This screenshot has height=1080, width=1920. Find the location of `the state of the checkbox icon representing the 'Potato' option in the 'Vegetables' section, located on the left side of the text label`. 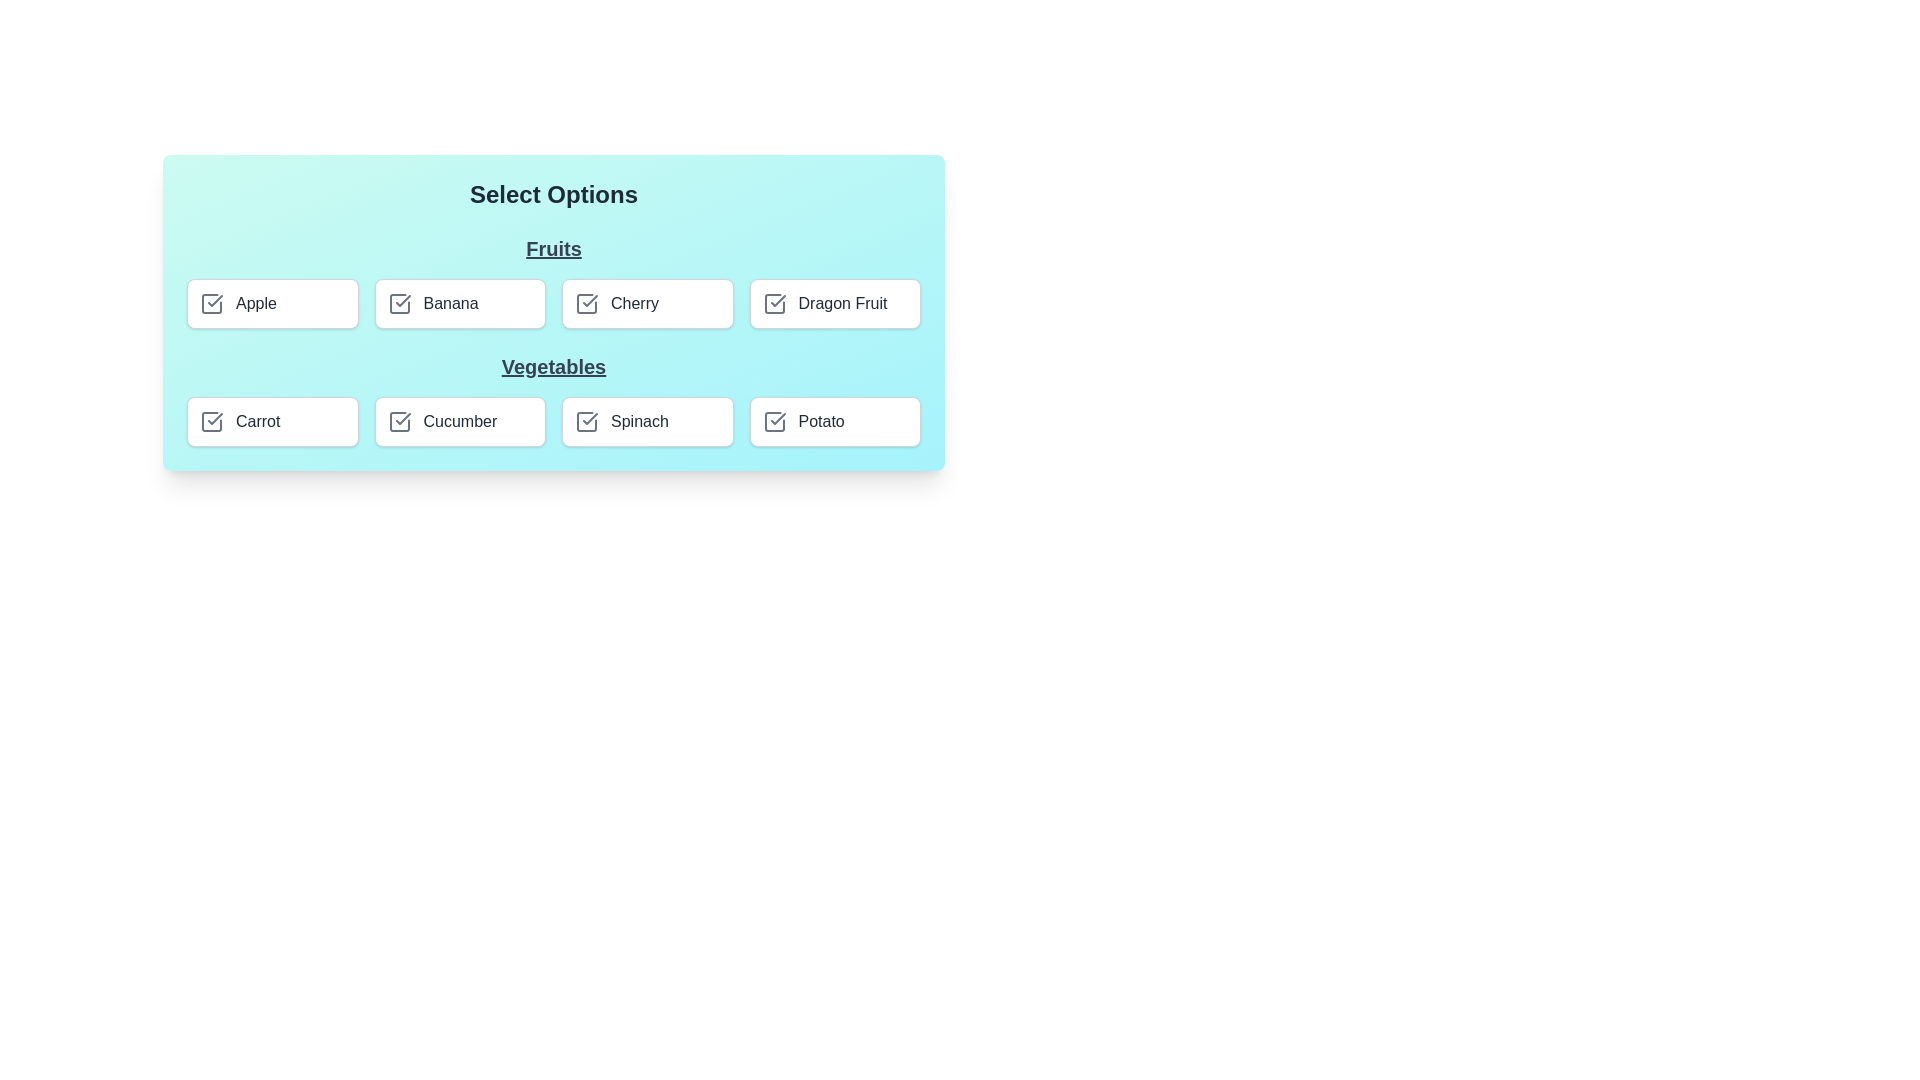

the state of the checkbox icon representing the 'Potato' option in the 'Vegetables' section, located on the left side of the text label is located at coordinates (773, 420).